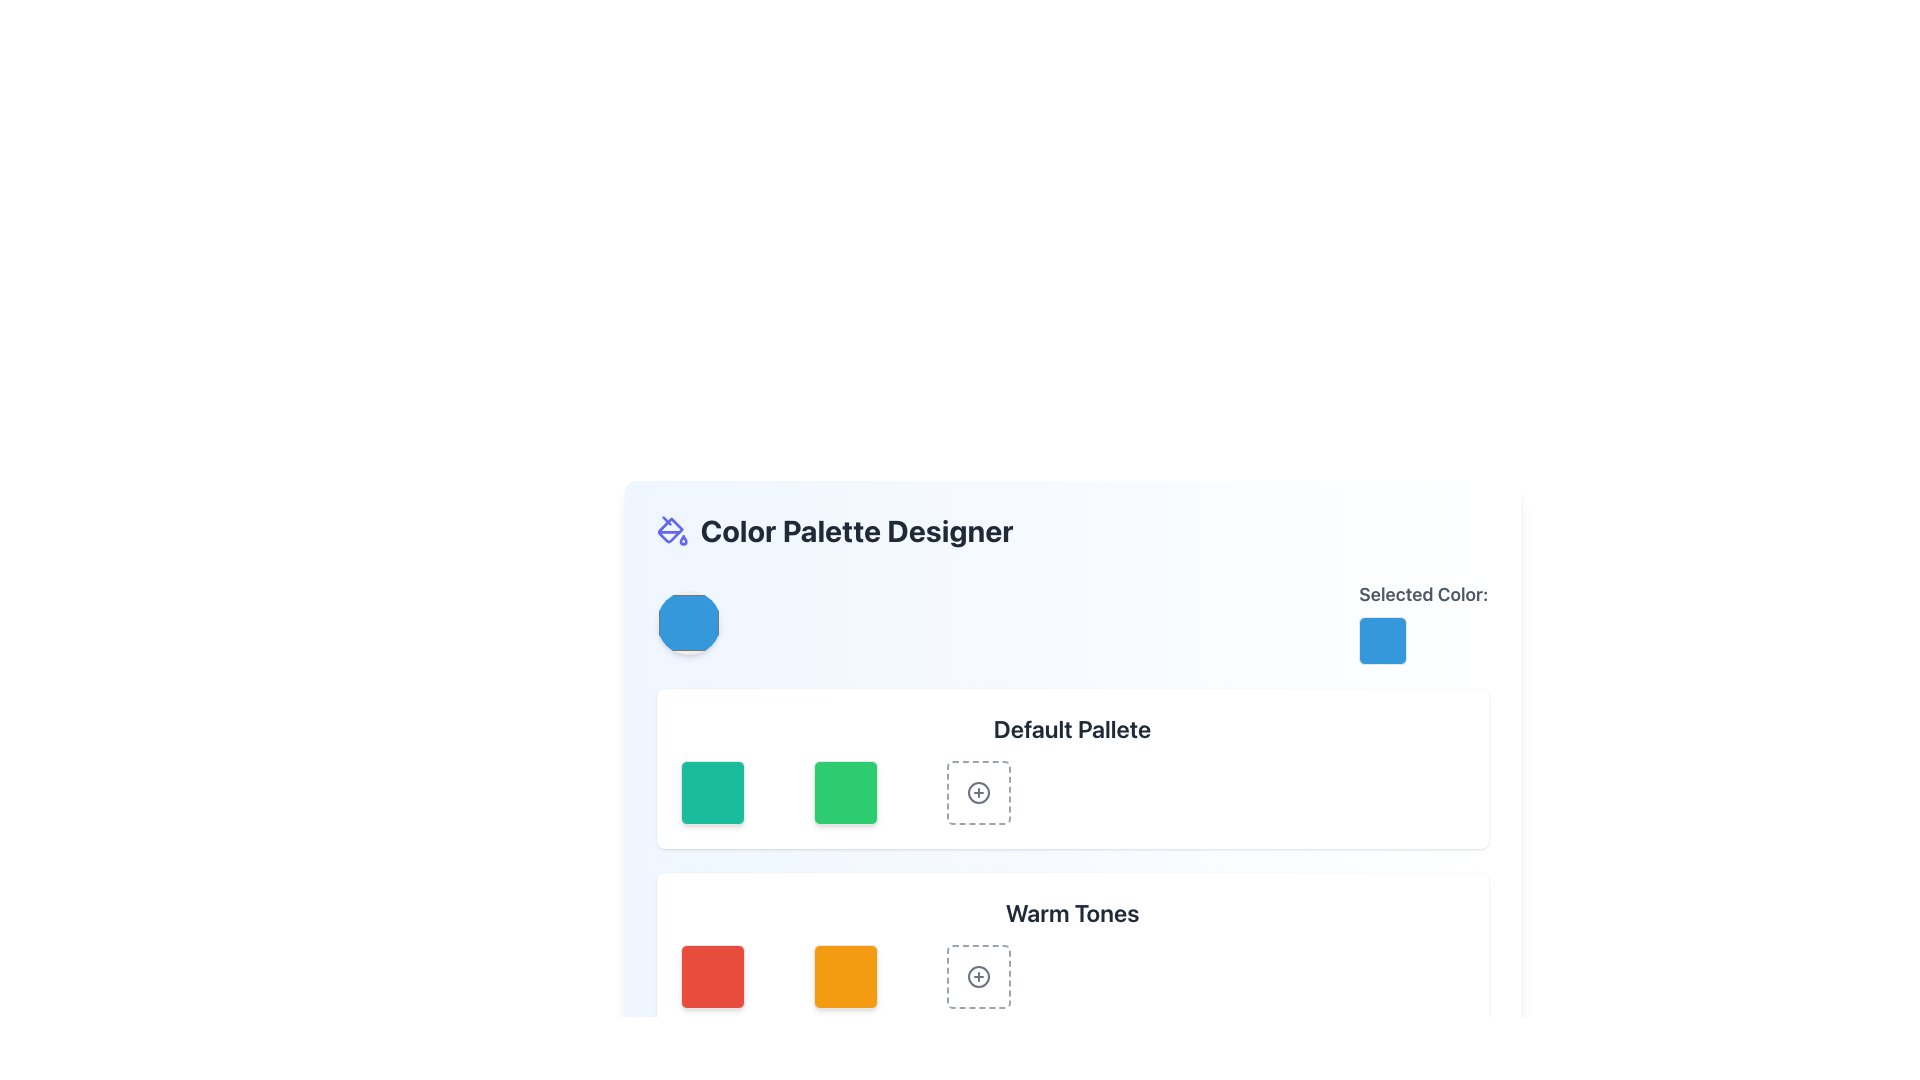  Describe the element at coordinates (845, 792) in the screenshot. I see `the green square color selector item from the 'Default Palette' section` at that location.